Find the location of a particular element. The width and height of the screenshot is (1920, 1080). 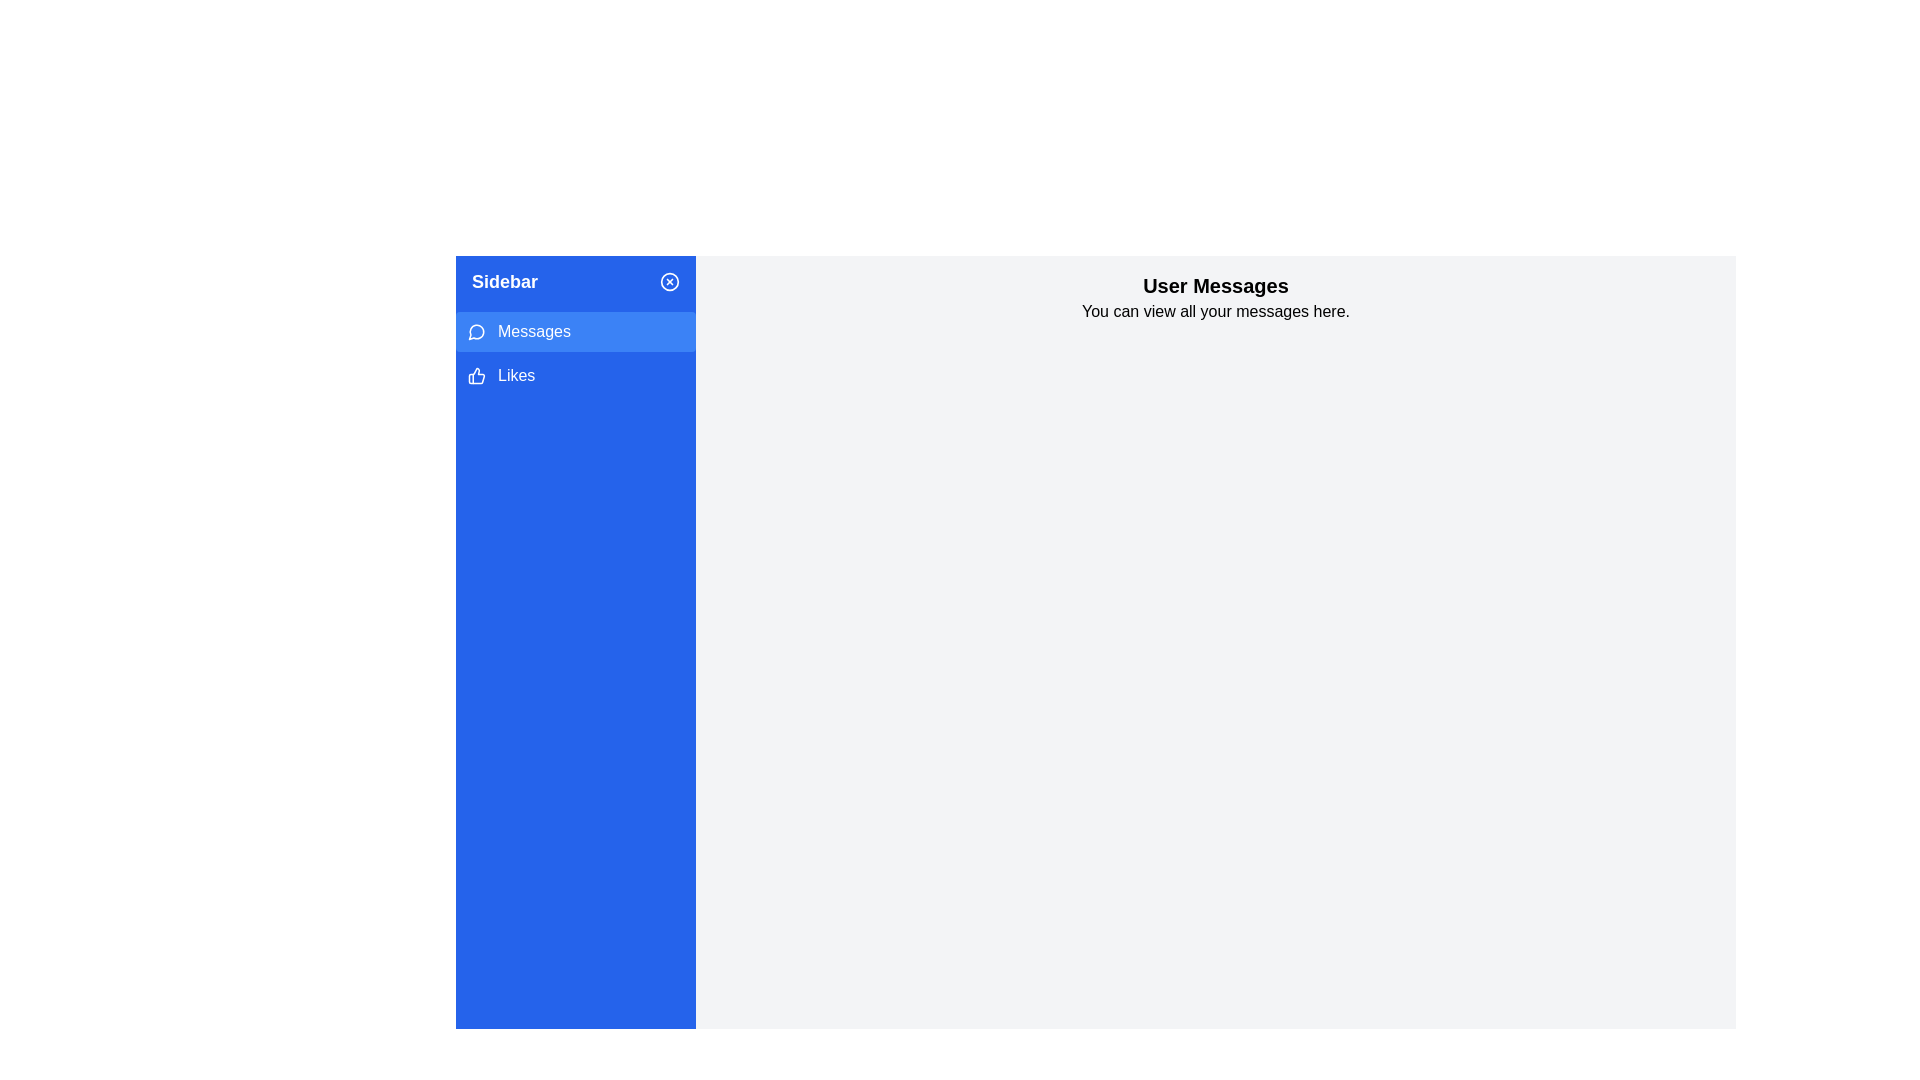

the 'Sidebar' text label, which is positioned at the upper section of the left-hand navigation panel and serves as an identifier for the sidebar is located at coordinates (504, 281).